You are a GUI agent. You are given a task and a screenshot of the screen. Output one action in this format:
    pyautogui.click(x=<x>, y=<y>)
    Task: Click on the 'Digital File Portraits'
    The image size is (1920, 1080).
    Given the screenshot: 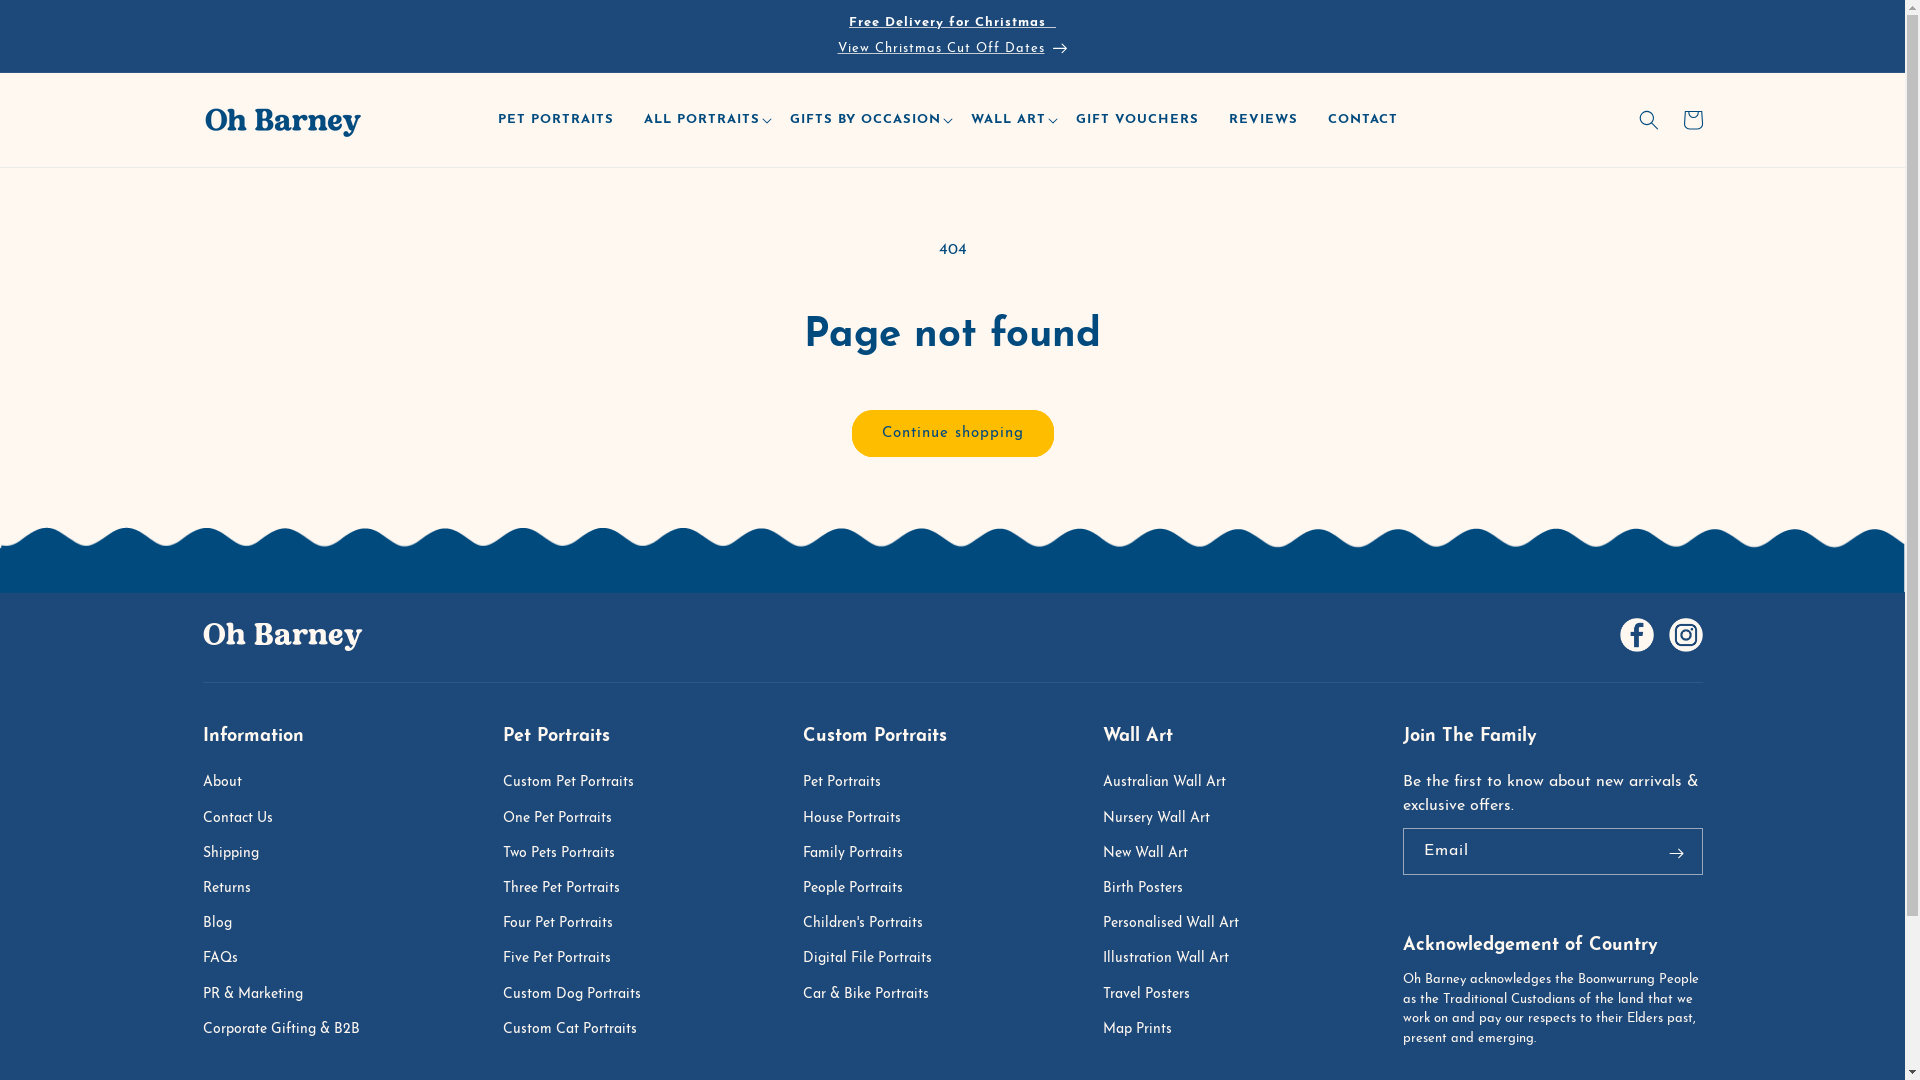 What is the action you would take?
    pyautogui.click(x=876, y=957)
    